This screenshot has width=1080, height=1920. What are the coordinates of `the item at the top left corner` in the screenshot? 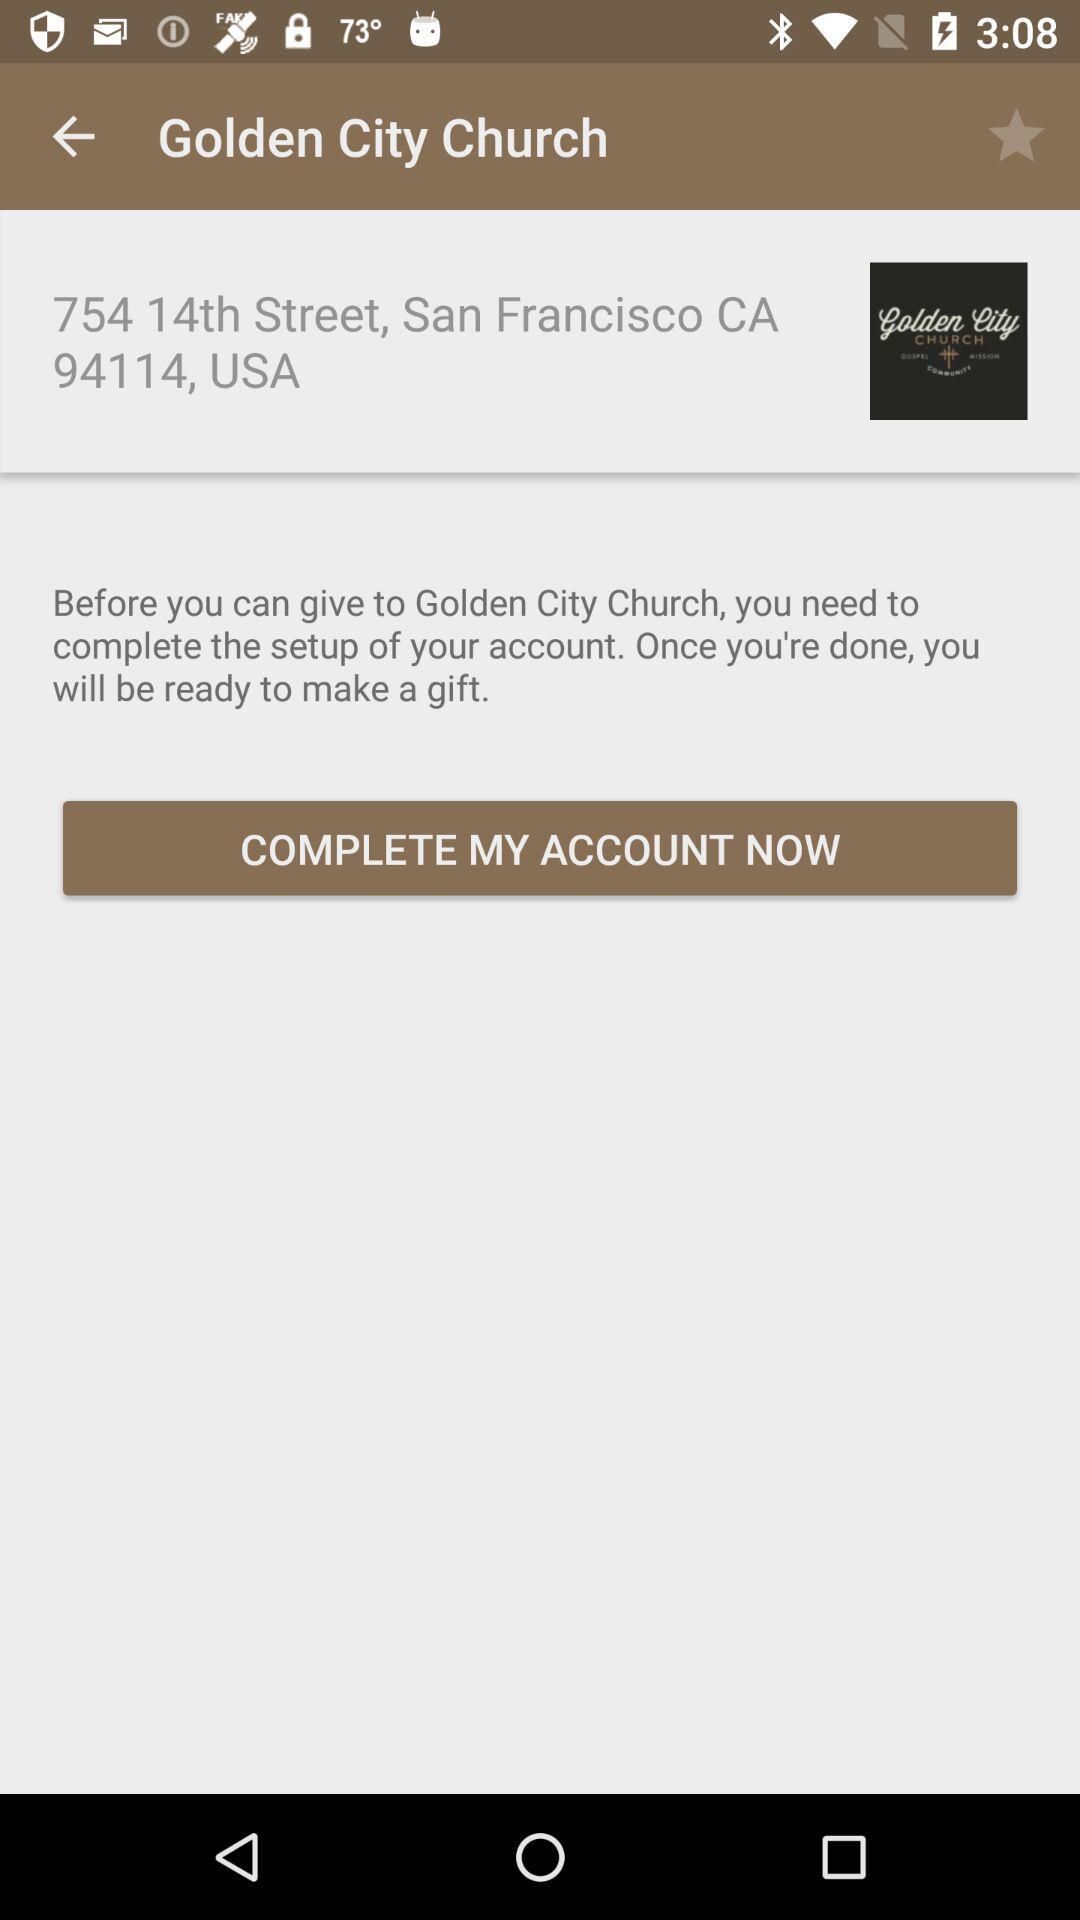 It's located at (72, 135).